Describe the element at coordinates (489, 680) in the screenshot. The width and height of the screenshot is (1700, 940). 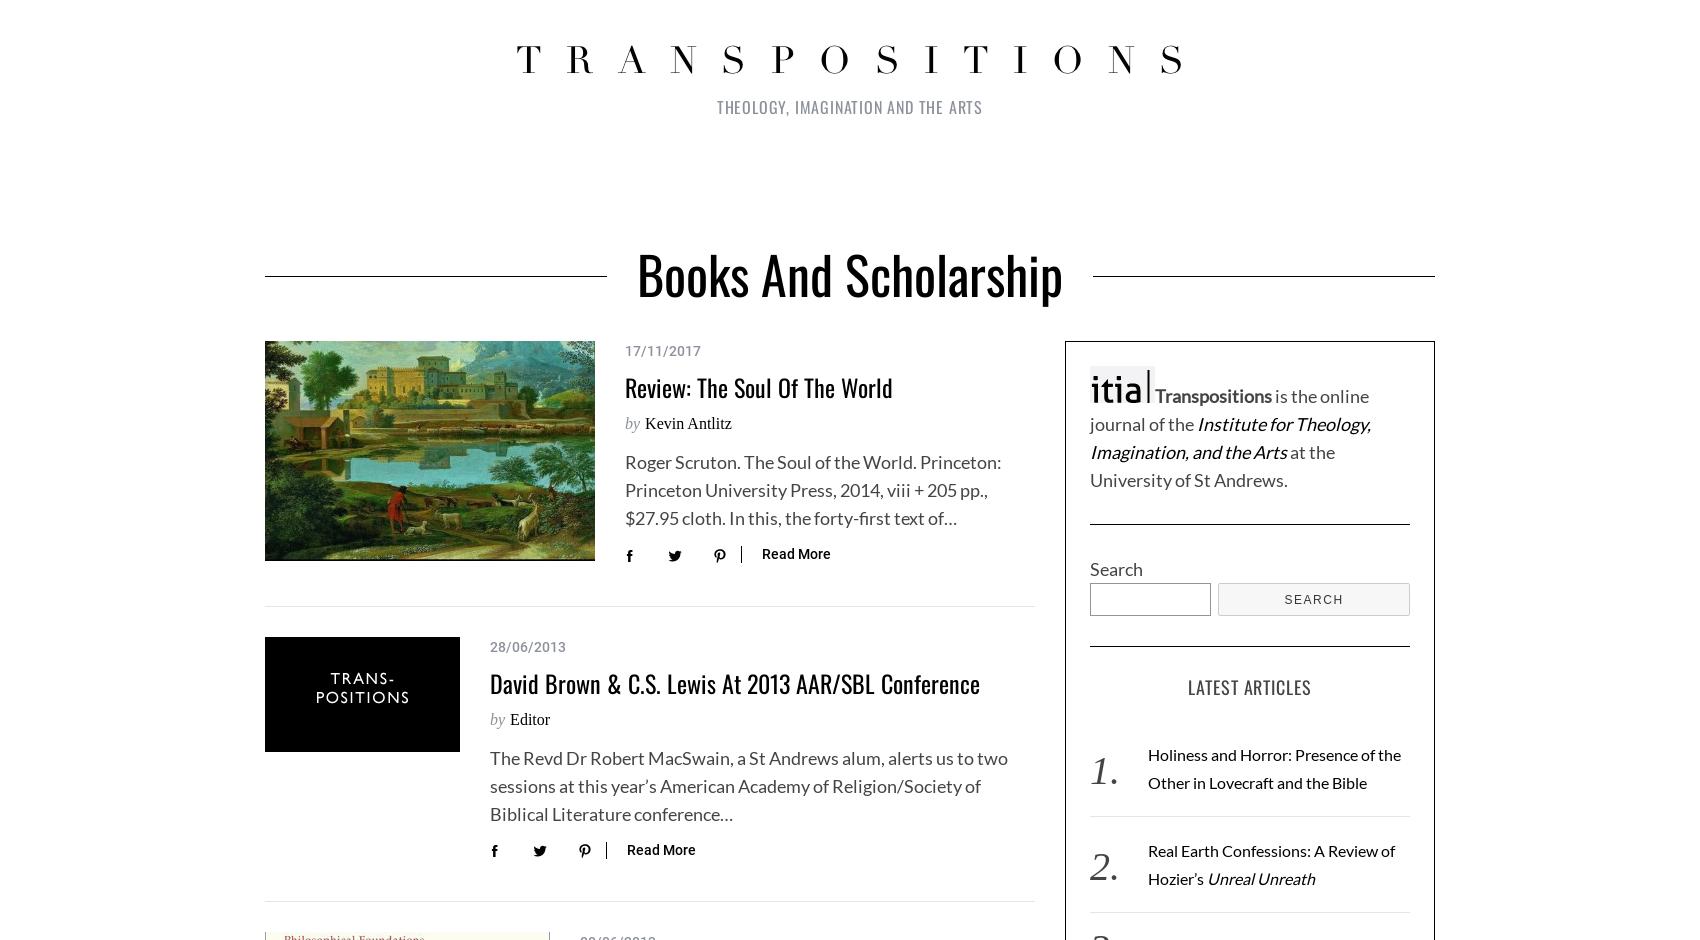
I see `'David Brown & C.S. Lewis at 2013 AAR/SBL Conference'` at that location.